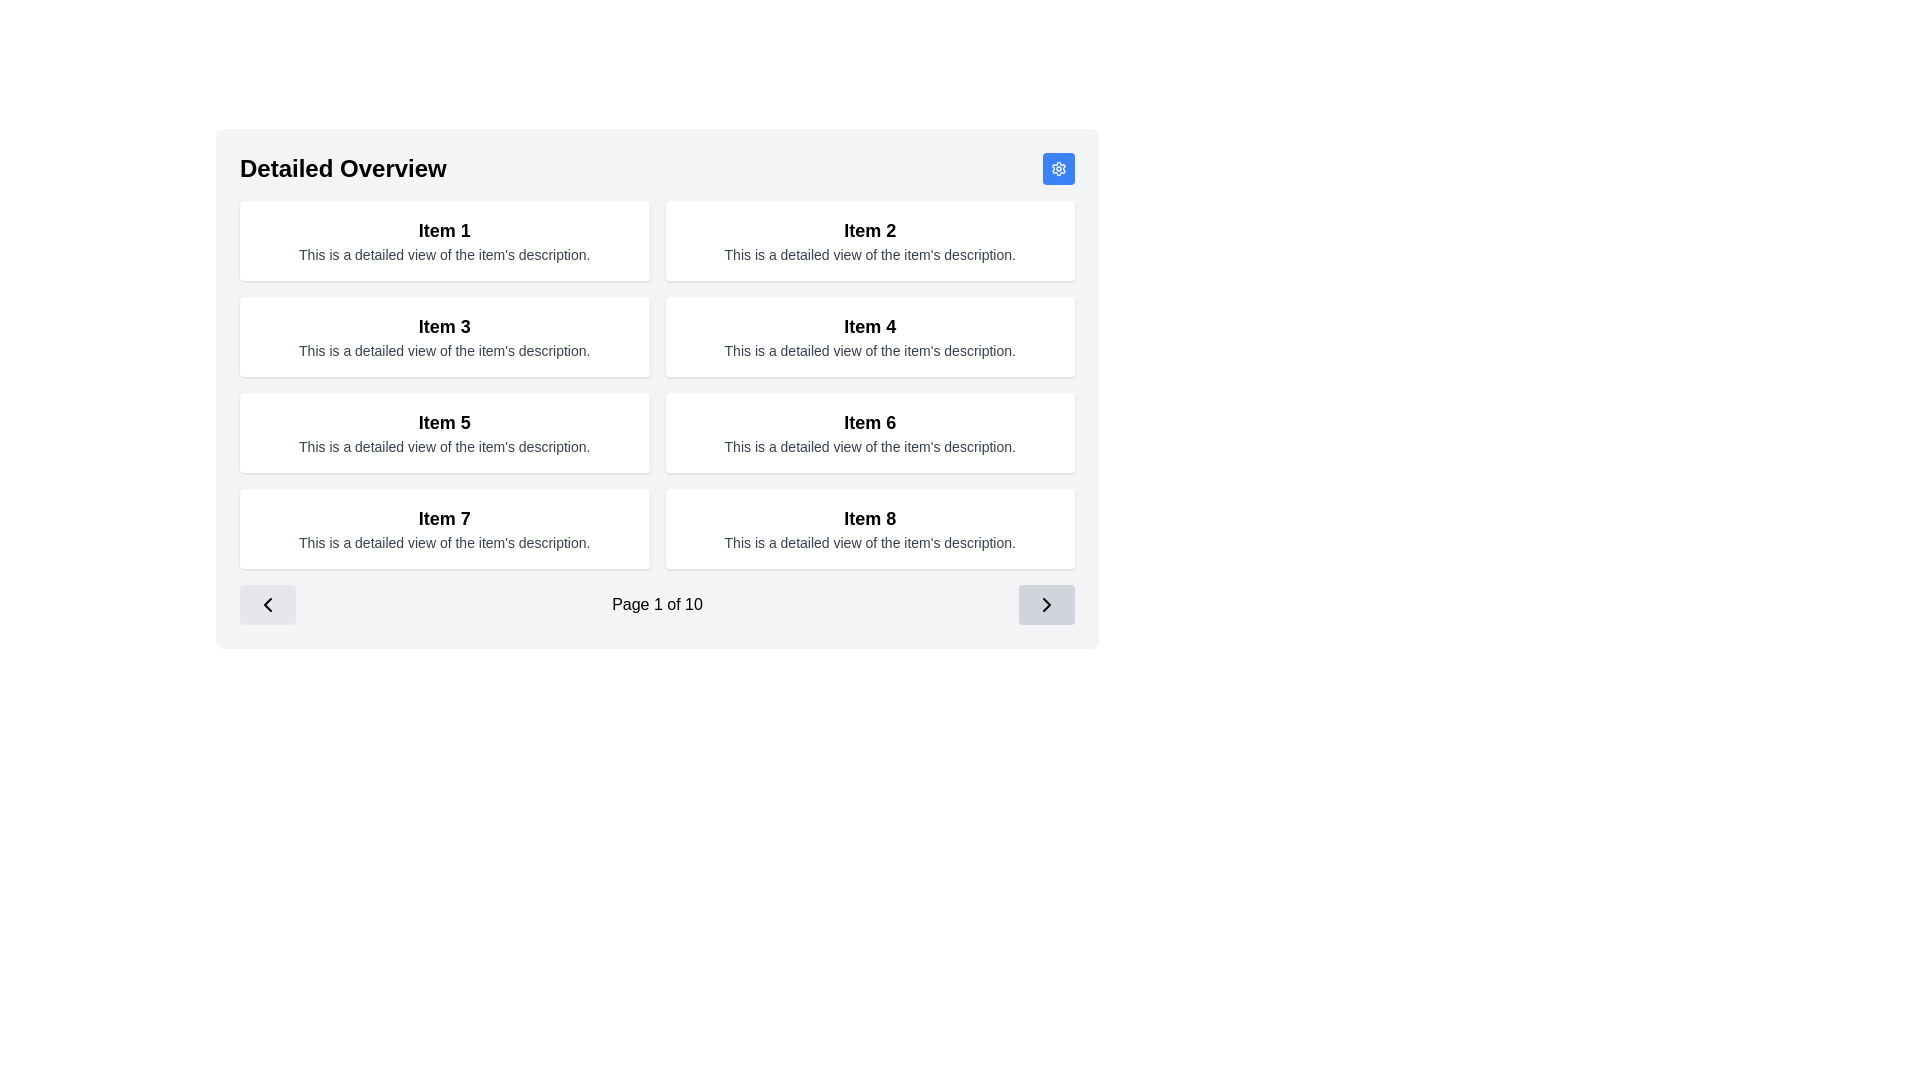 This screenshot has width=1920, height=1080. What do you see at coordinates (1045, 604) in the screenshot?
I see `the right-facing chevron button adjacent to the text 'Page 1 of 10'` at bounding box center [1045, 604].